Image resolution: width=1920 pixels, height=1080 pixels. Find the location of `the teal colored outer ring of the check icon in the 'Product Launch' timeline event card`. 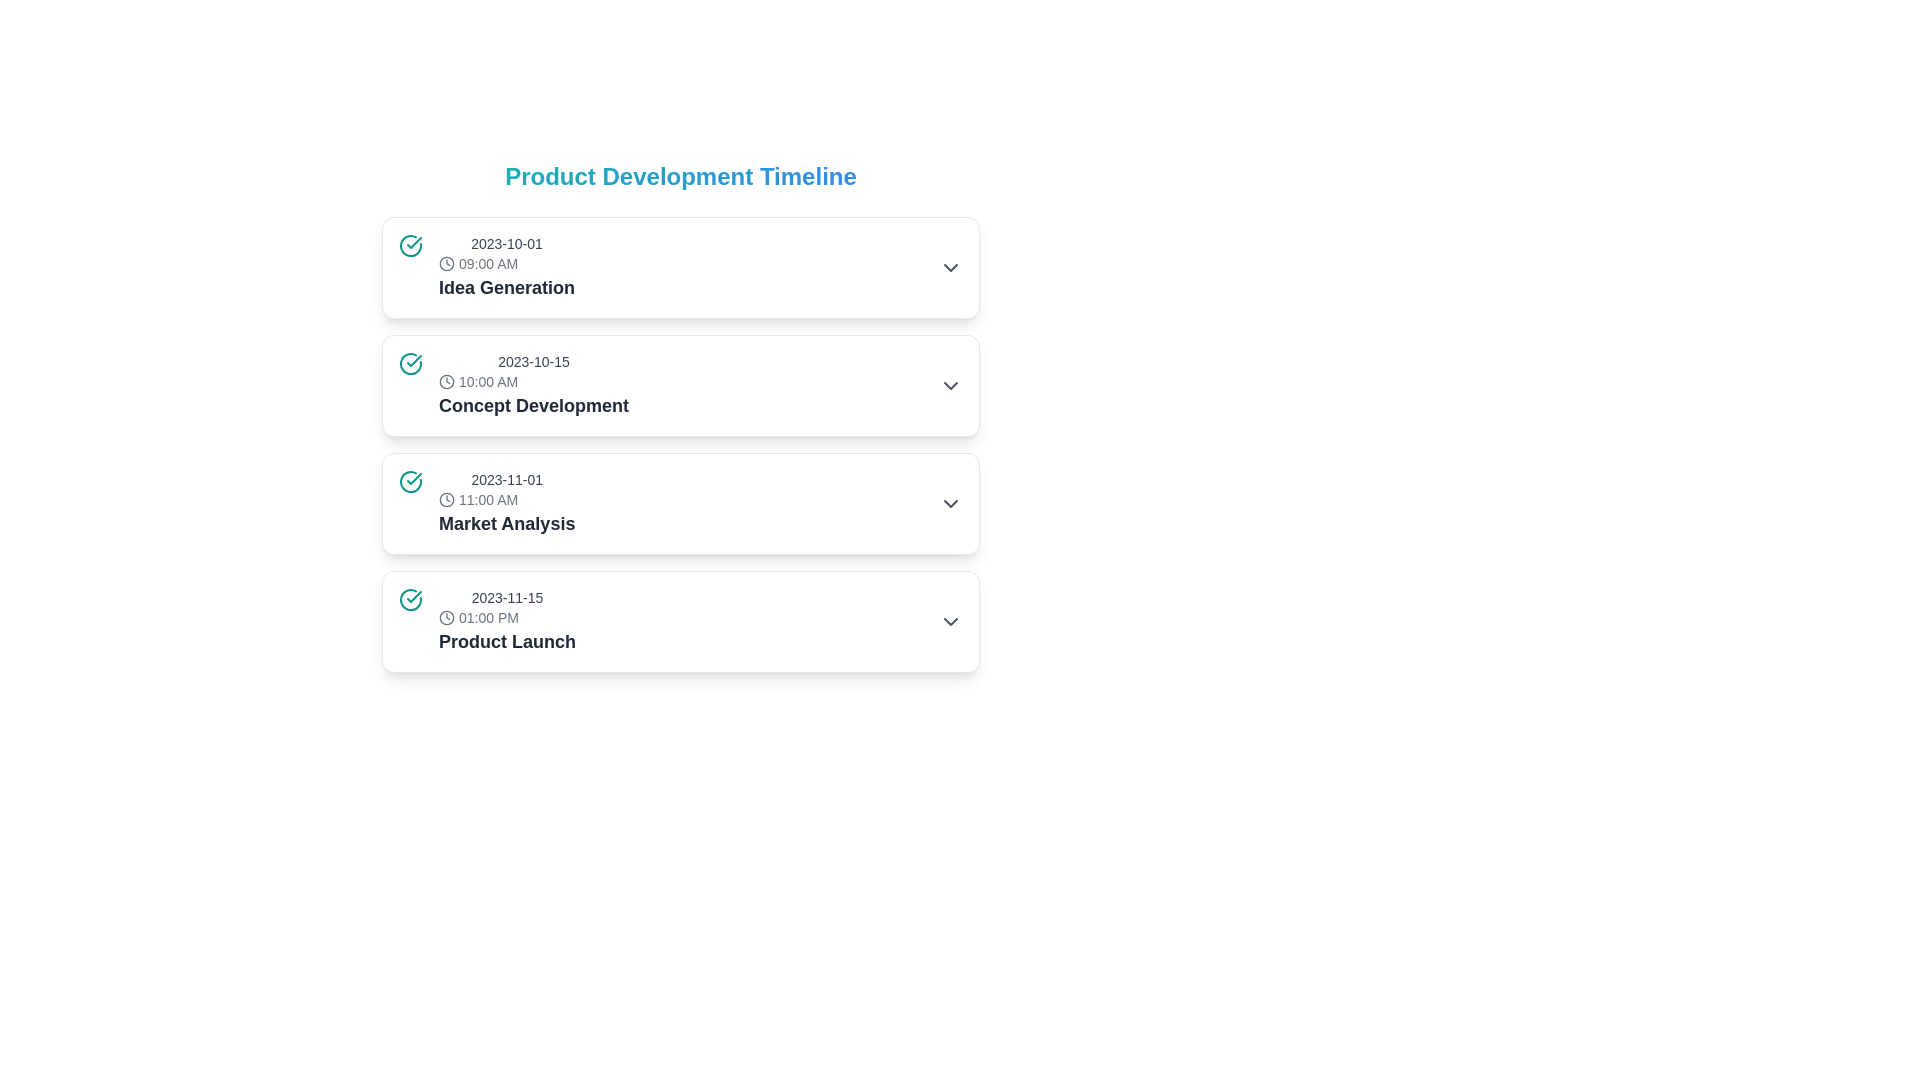

the teal colored outer ring of the check icon in the 'Product Launch' timeline event card is located at coordinates (410, 599).